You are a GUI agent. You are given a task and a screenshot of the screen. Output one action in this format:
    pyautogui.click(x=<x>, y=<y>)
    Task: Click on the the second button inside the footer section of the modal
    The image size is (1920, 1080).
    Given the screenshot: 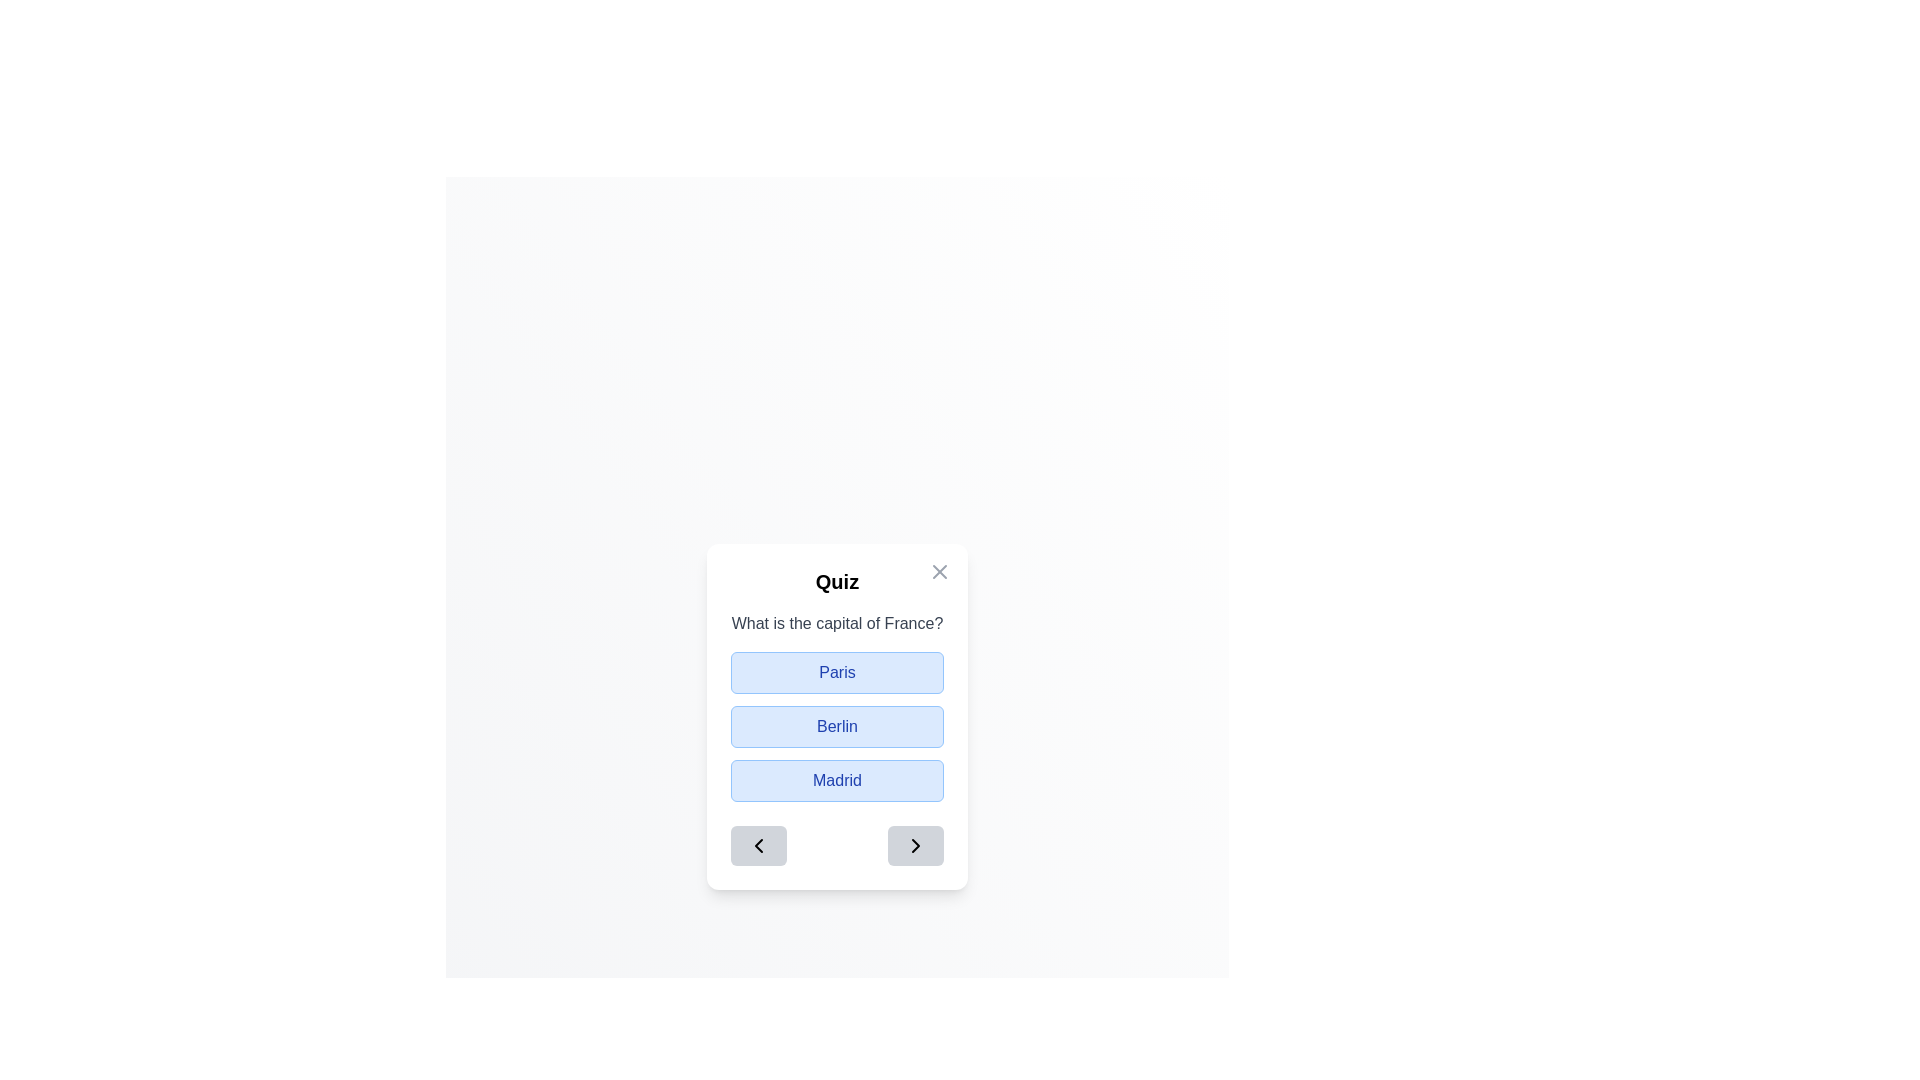 What is the action you would take?
    pyautogui.click(x=915, y=845)
    